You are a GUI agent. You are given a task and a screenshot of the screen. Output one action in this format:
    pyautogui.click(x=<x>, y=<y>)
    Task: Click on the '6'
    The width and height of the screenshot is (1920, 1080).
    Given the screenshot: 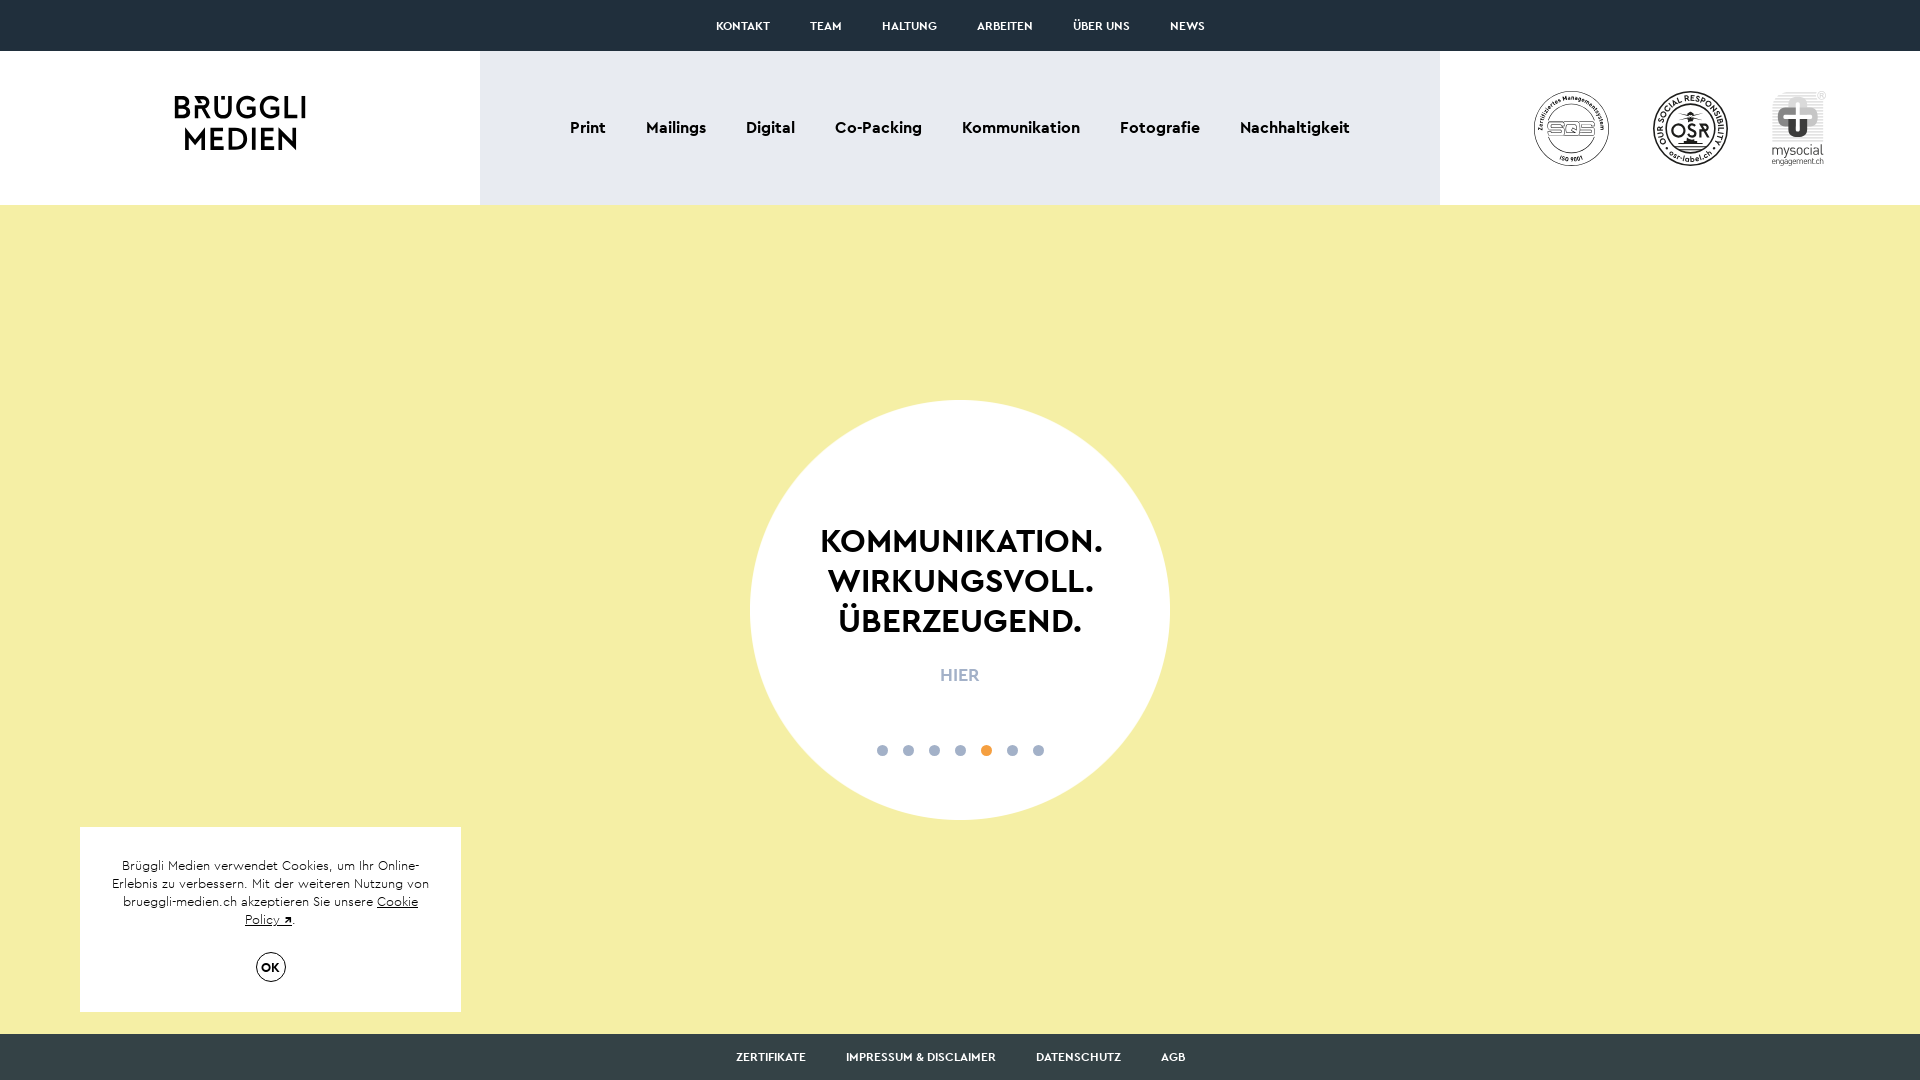 What is the action you would take?
    pyautogui.click(x=1011, y=750)
    